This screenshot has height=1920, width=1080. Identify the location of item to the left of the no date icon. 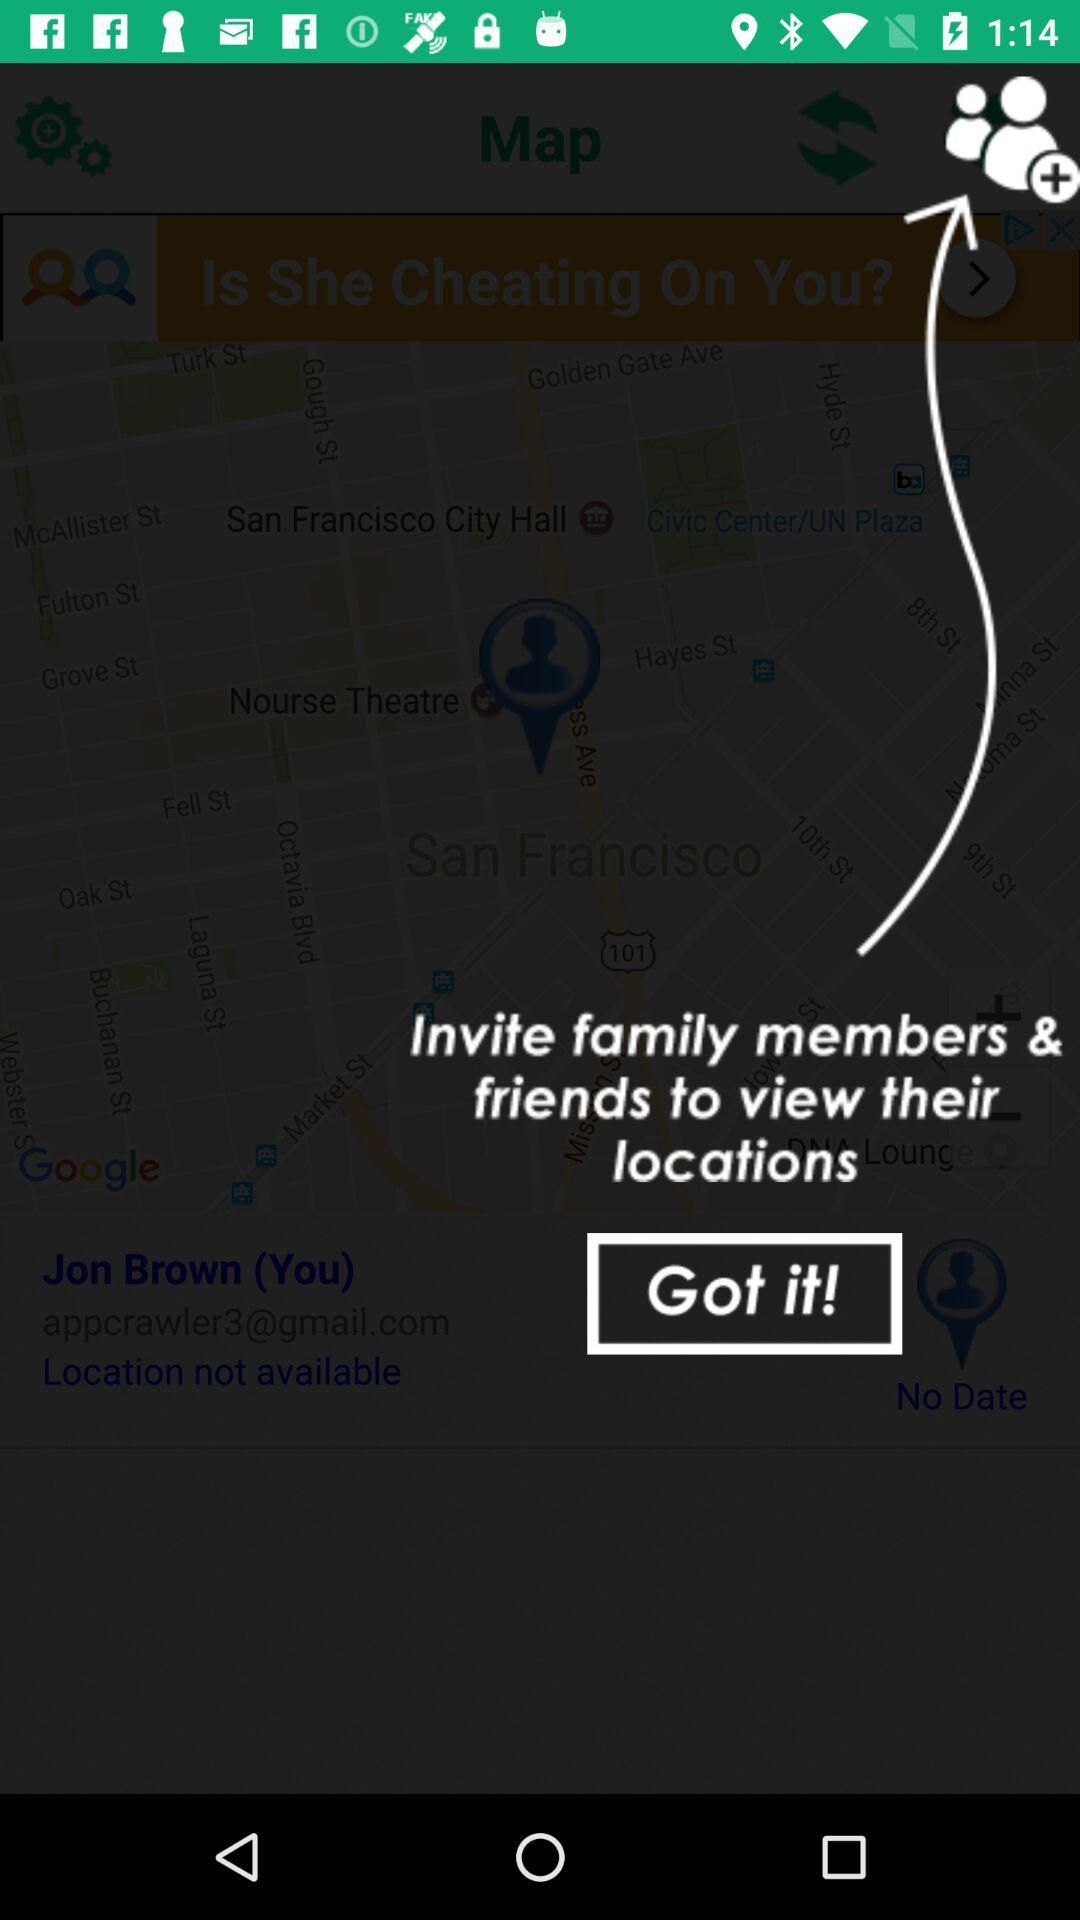
(437, 1369).